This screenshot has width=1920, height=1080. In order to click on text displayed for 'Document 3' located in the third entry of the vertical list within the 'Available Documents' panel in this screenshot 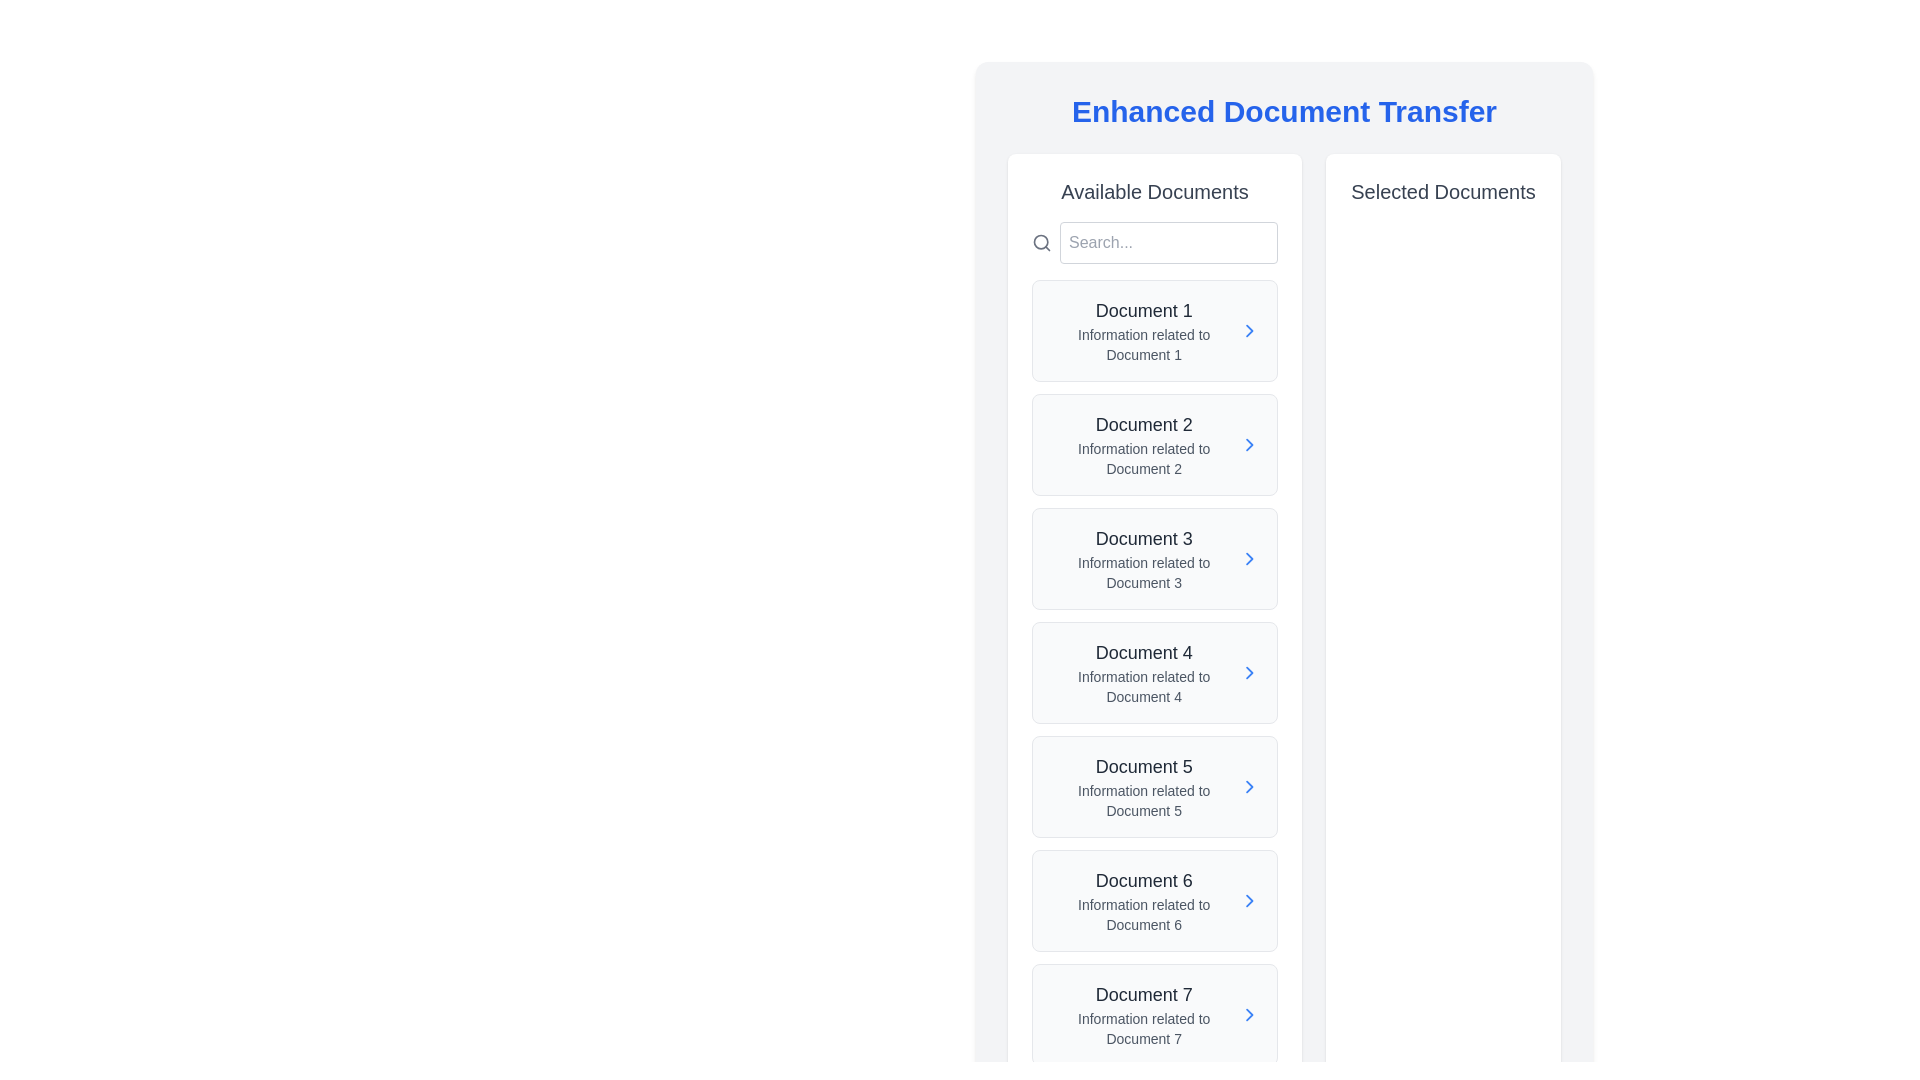, I will do `click(1144, 559)`.